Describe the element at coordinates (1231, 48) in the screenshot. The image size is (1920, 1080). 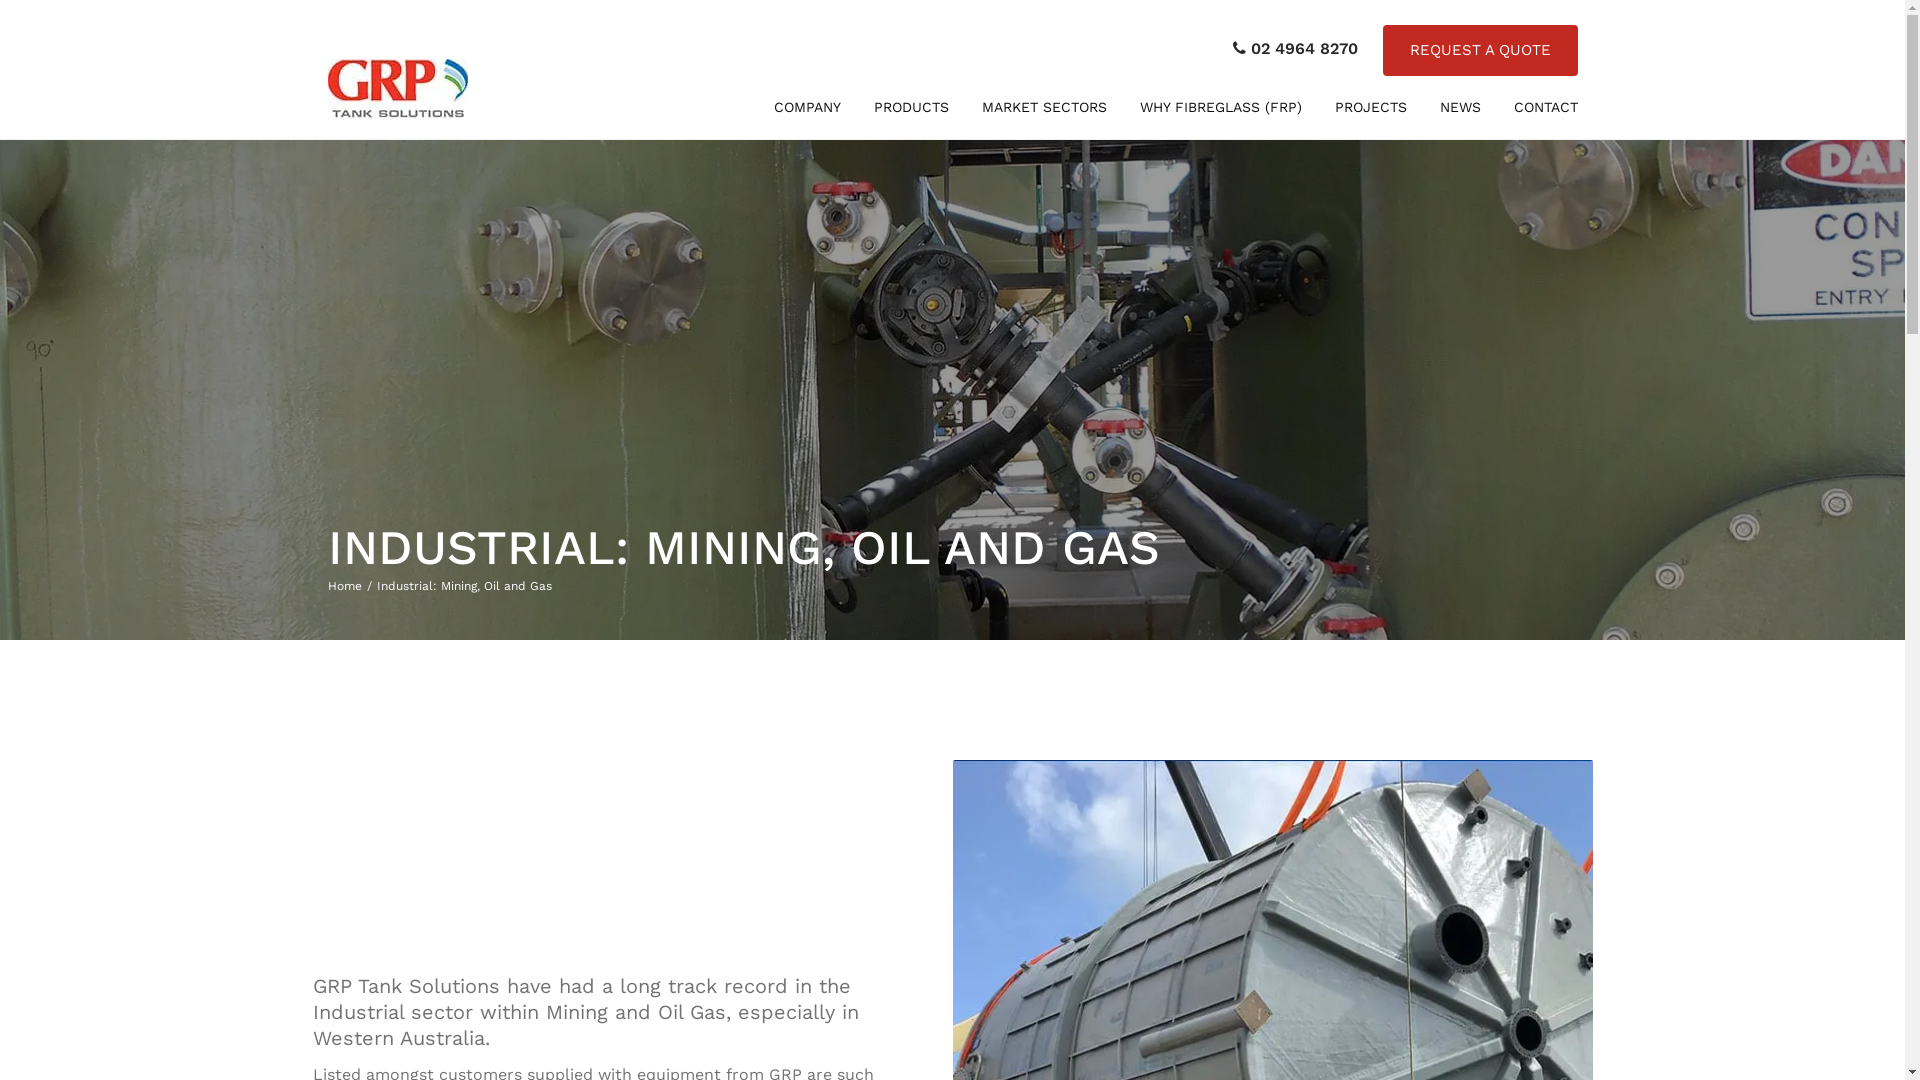
I see `'02 4964 8270'` at that location.